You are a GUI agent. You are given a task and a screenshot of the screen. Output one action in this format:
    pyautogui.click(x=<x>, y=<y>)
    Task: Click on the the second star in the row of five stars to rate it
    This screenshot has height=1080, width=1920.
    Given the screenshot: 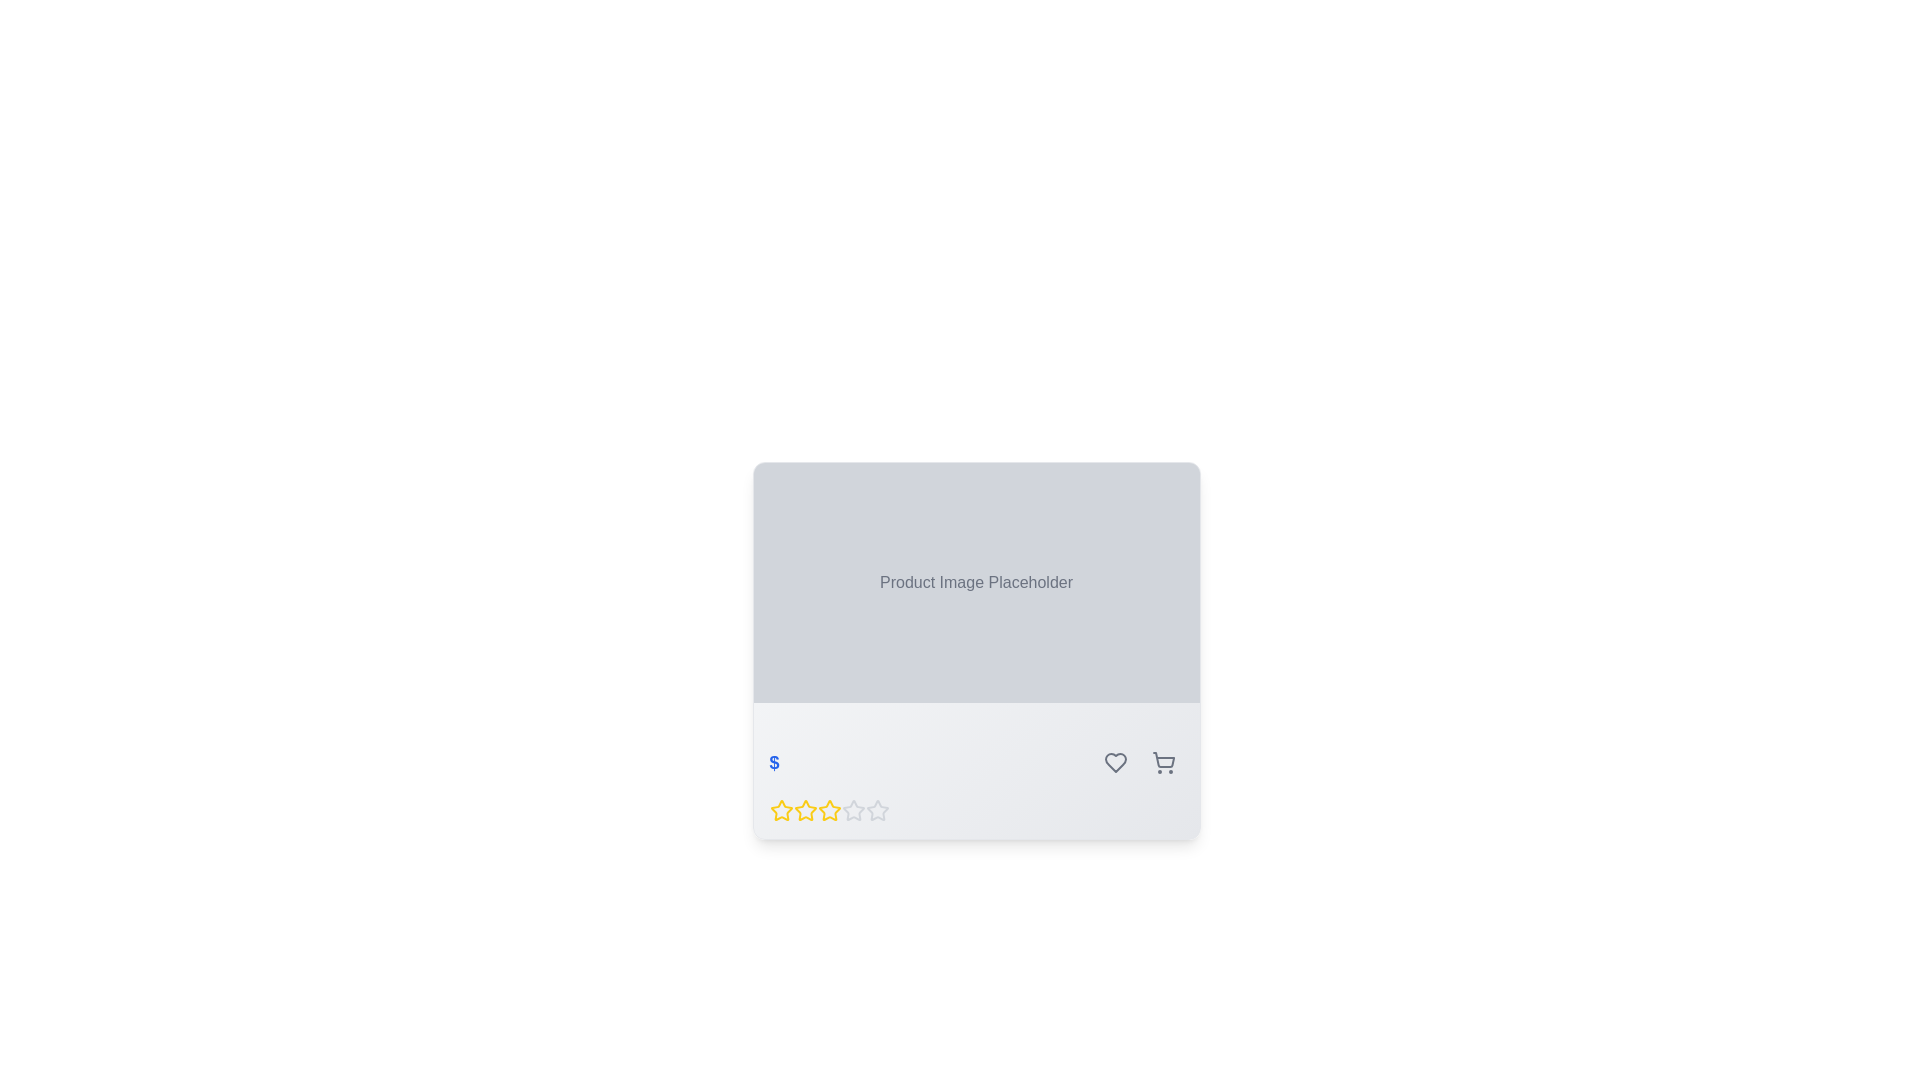 What is the action you would take?
    pyautogui.click(x=805, y=810)
    